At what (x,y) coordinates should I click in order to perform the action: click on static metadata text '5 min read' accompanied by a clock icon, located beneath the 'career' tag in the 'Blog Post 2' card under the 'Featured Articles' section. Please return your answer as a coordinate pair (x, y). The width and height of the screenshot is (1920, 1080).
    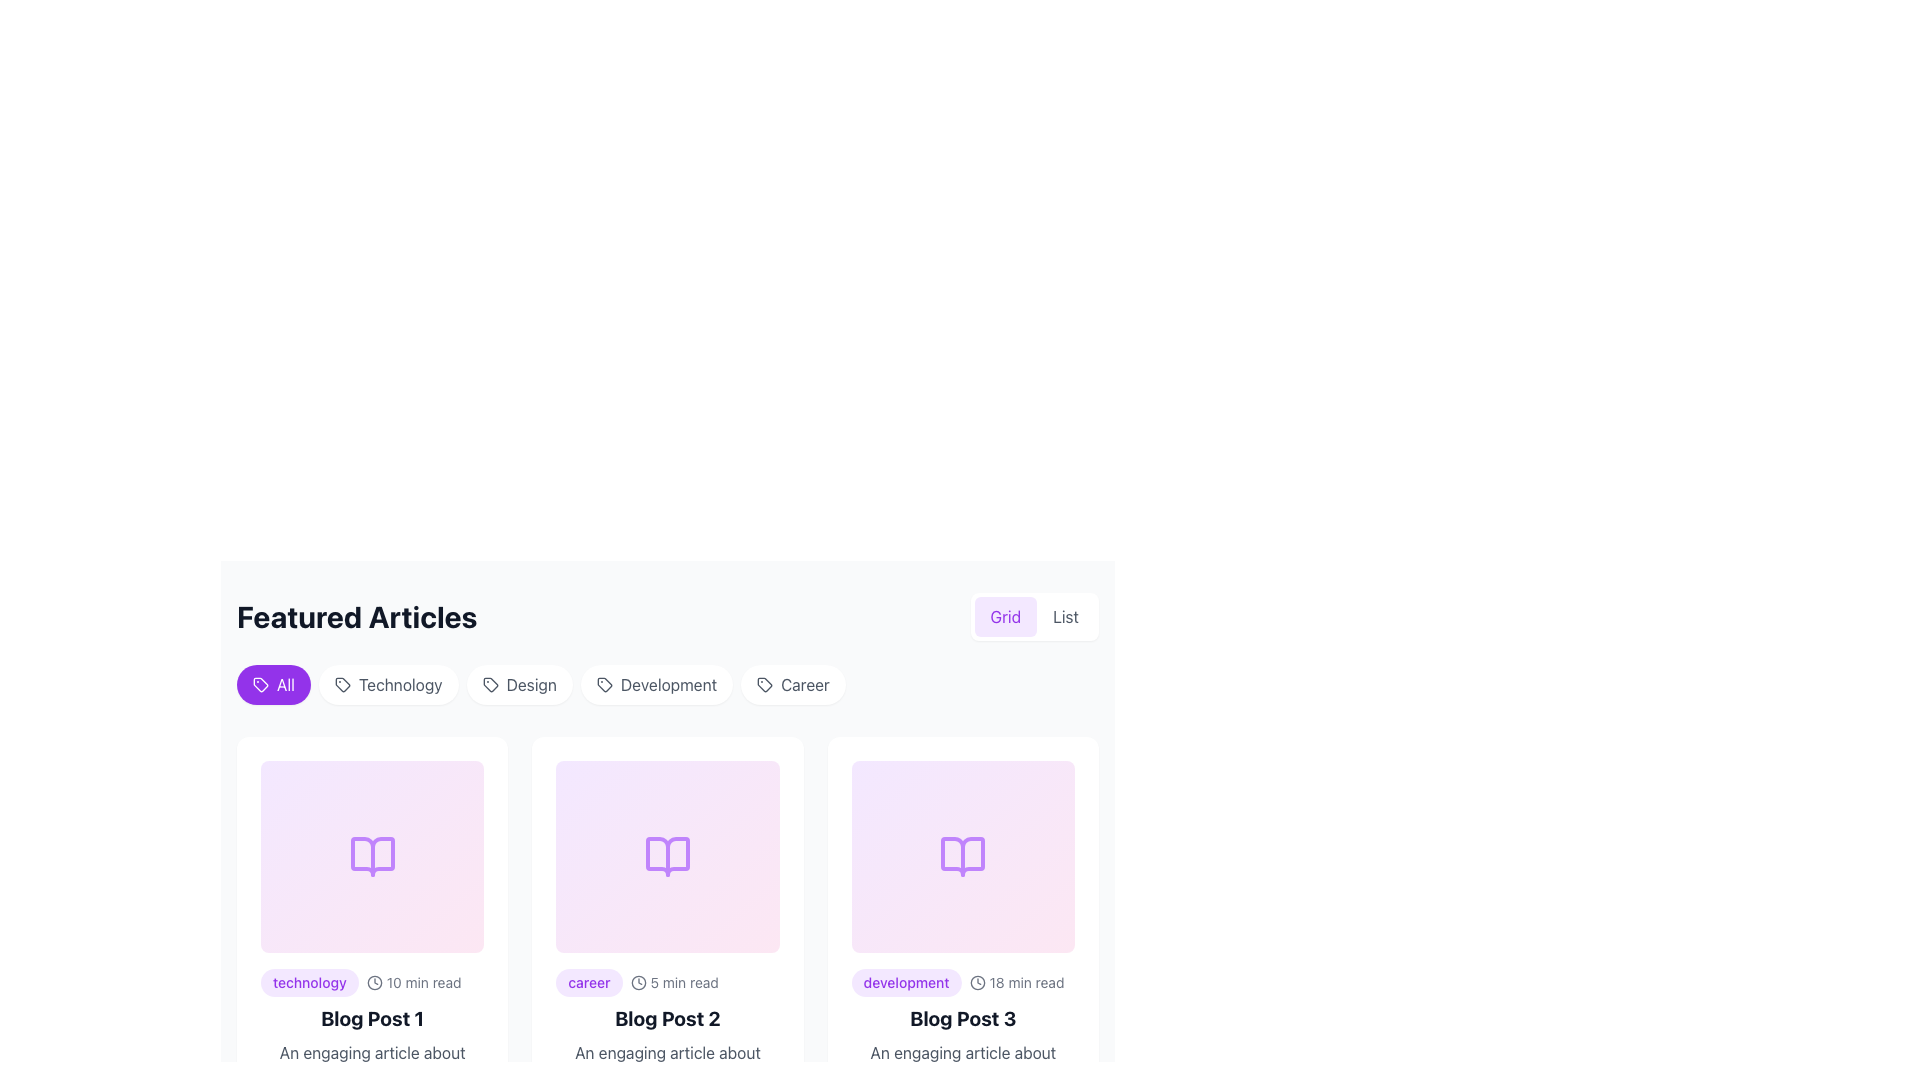
    Looking at the image, I should click on (674, 982).